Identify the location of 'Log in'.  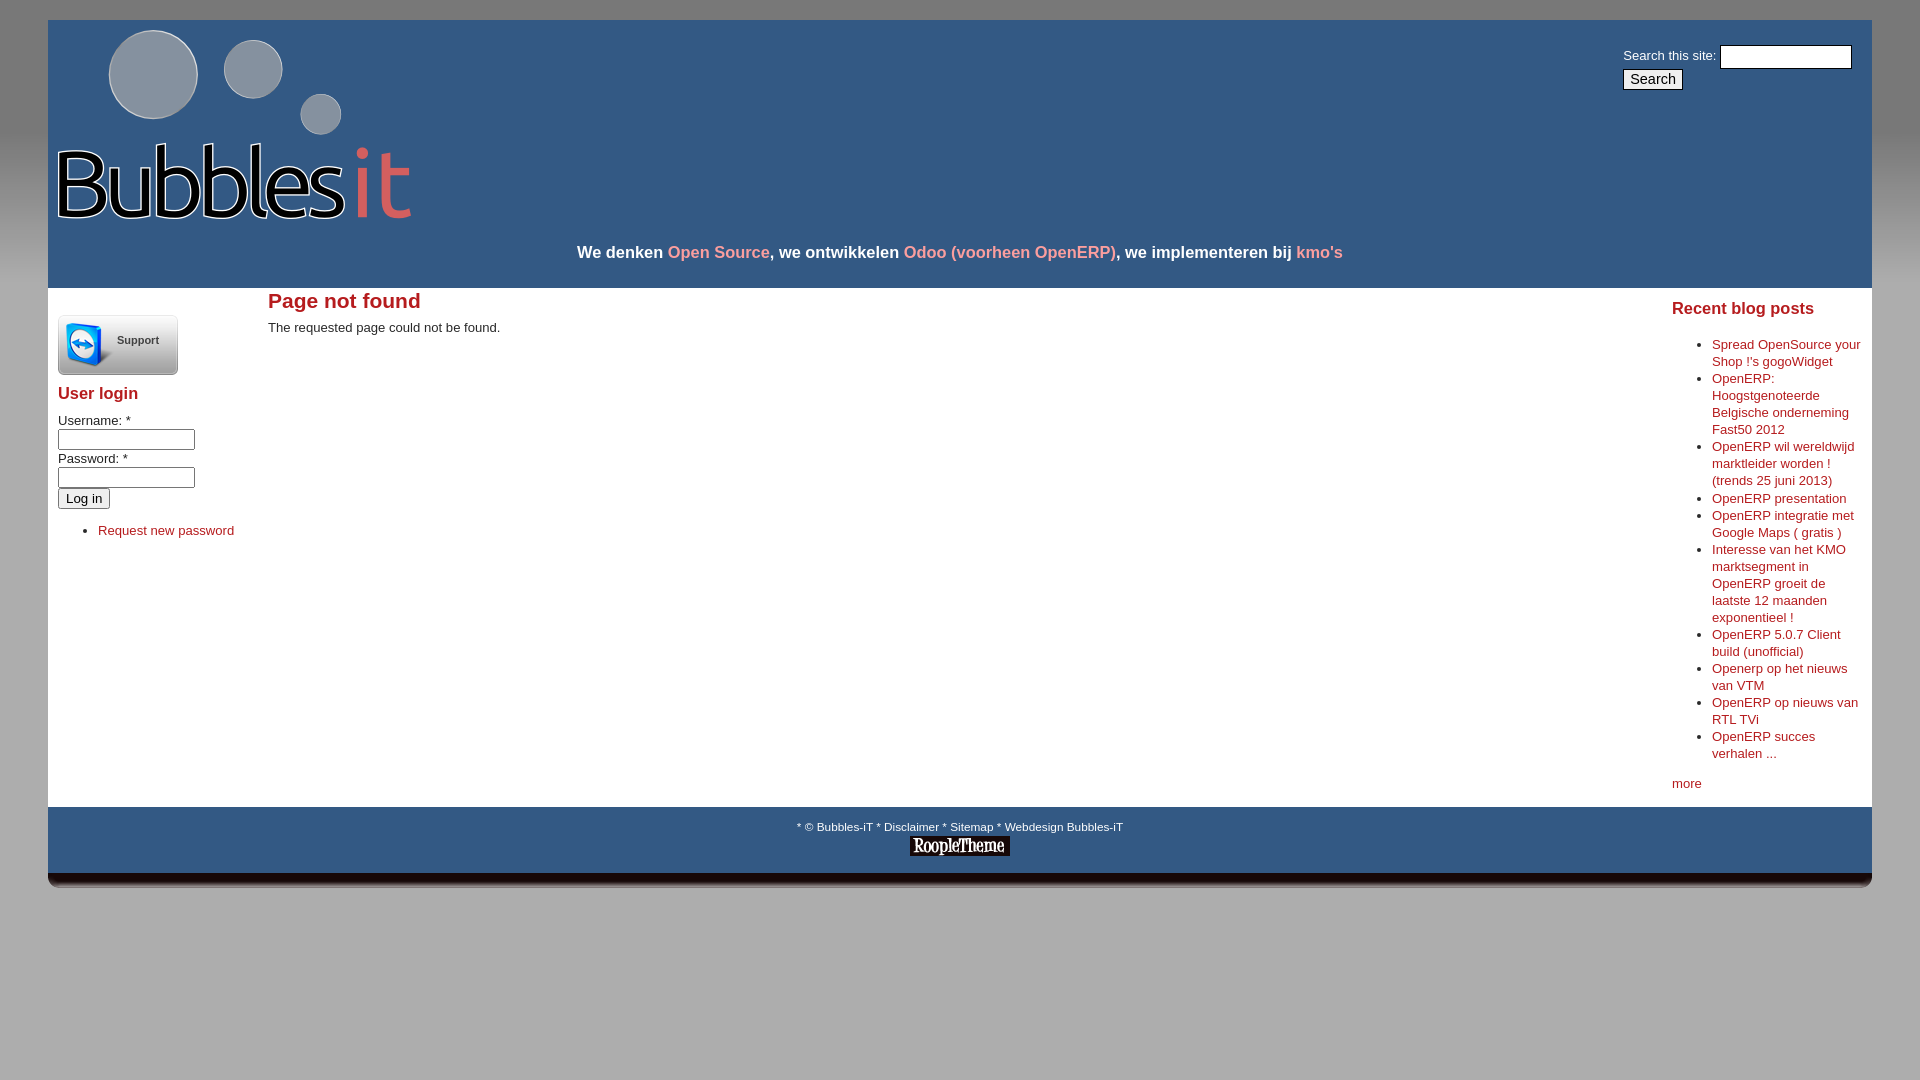
(82, 497).